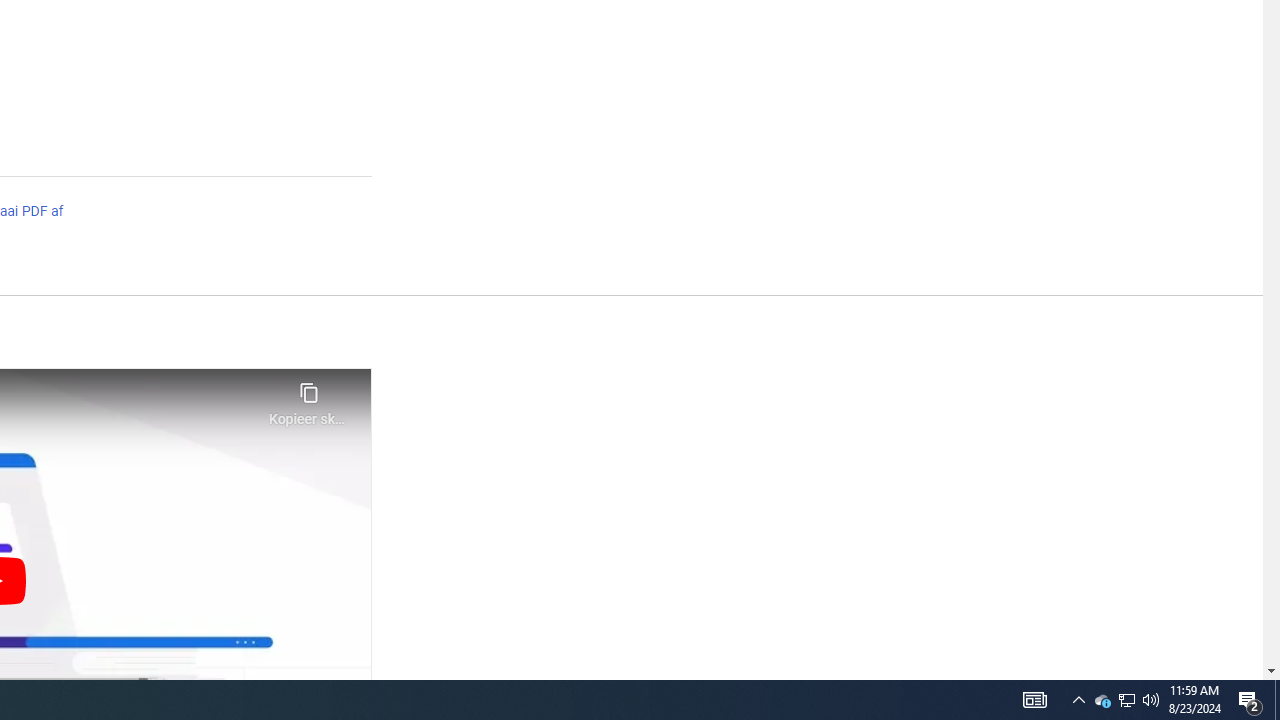 This screenshot has height=720, width=1280. I want to click on 'Kopieer skakel', so click(308, 398).